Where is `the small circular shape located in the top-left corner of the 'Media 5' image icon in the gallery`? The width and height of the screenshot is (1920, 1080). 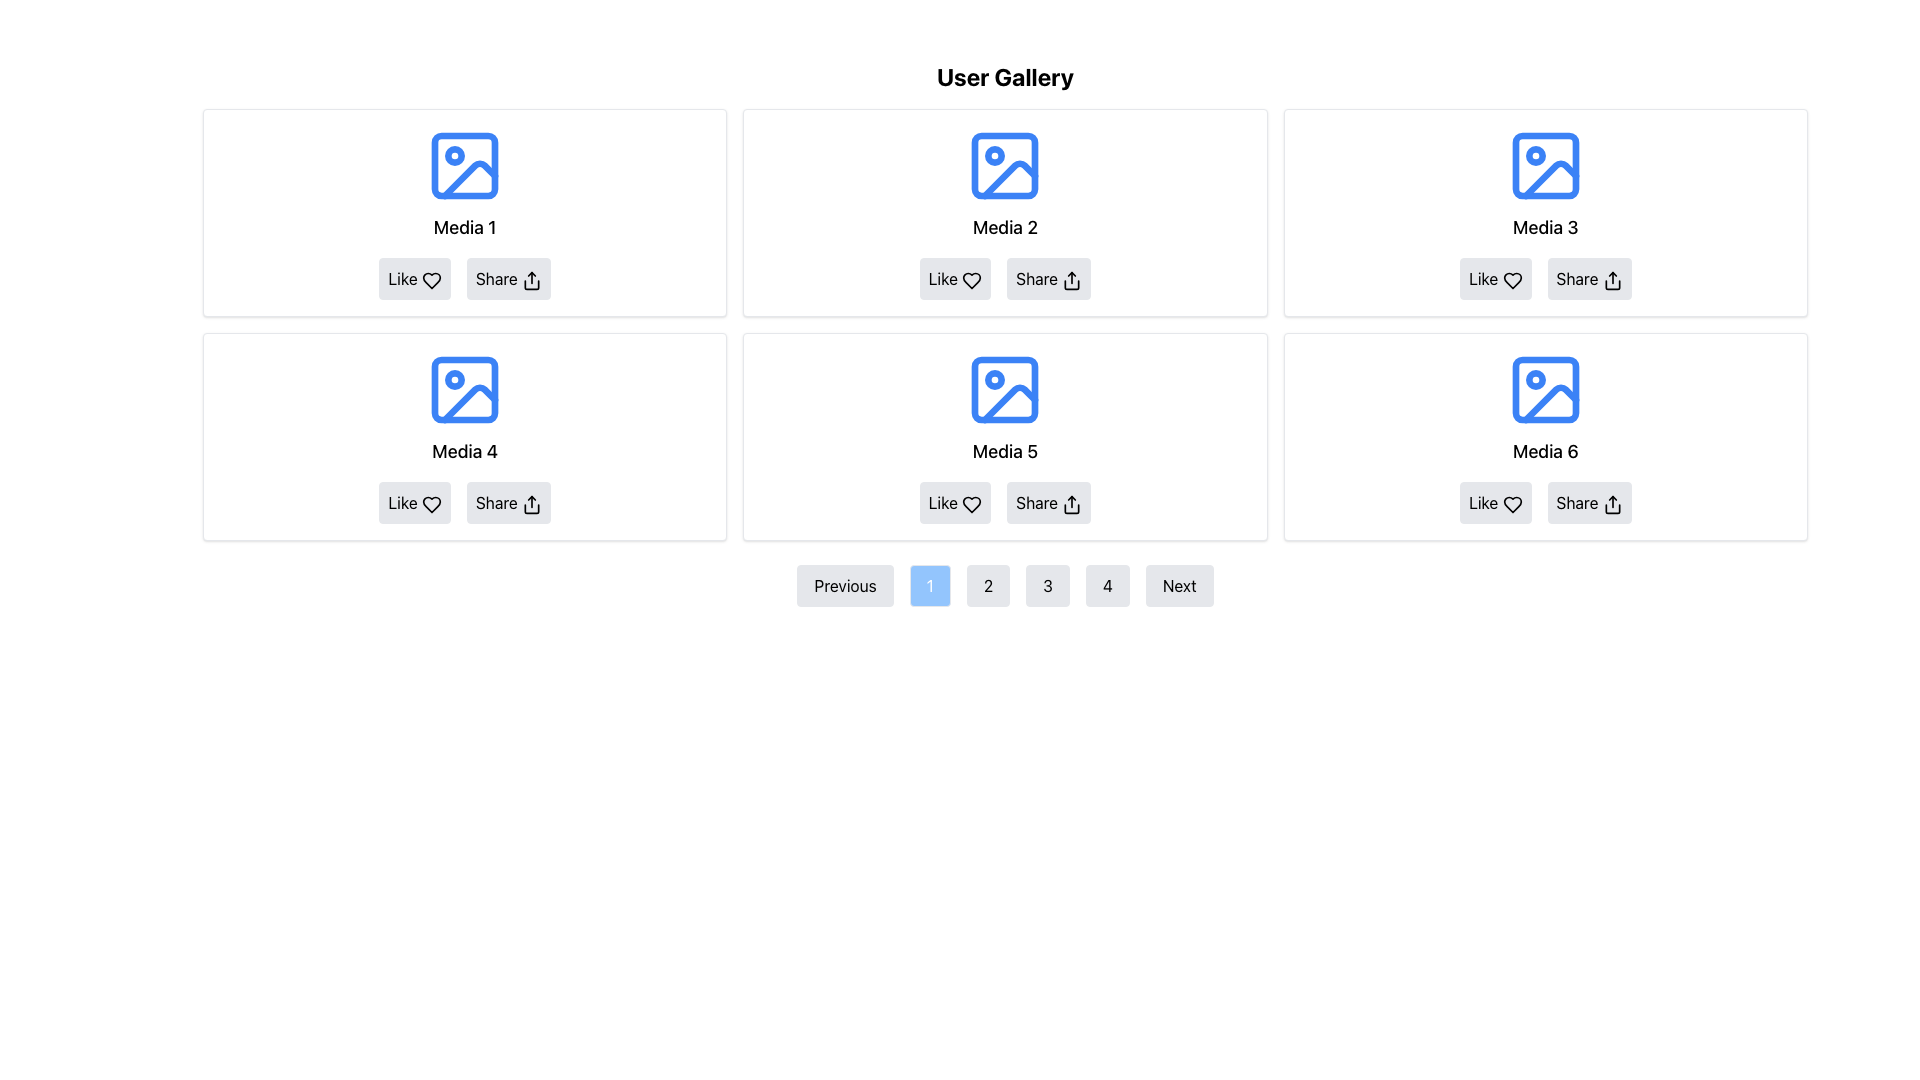 the small circular shape located in the top-left corner of the 'Media 5' image icon in the gallery is located at coordinates (995, 380).